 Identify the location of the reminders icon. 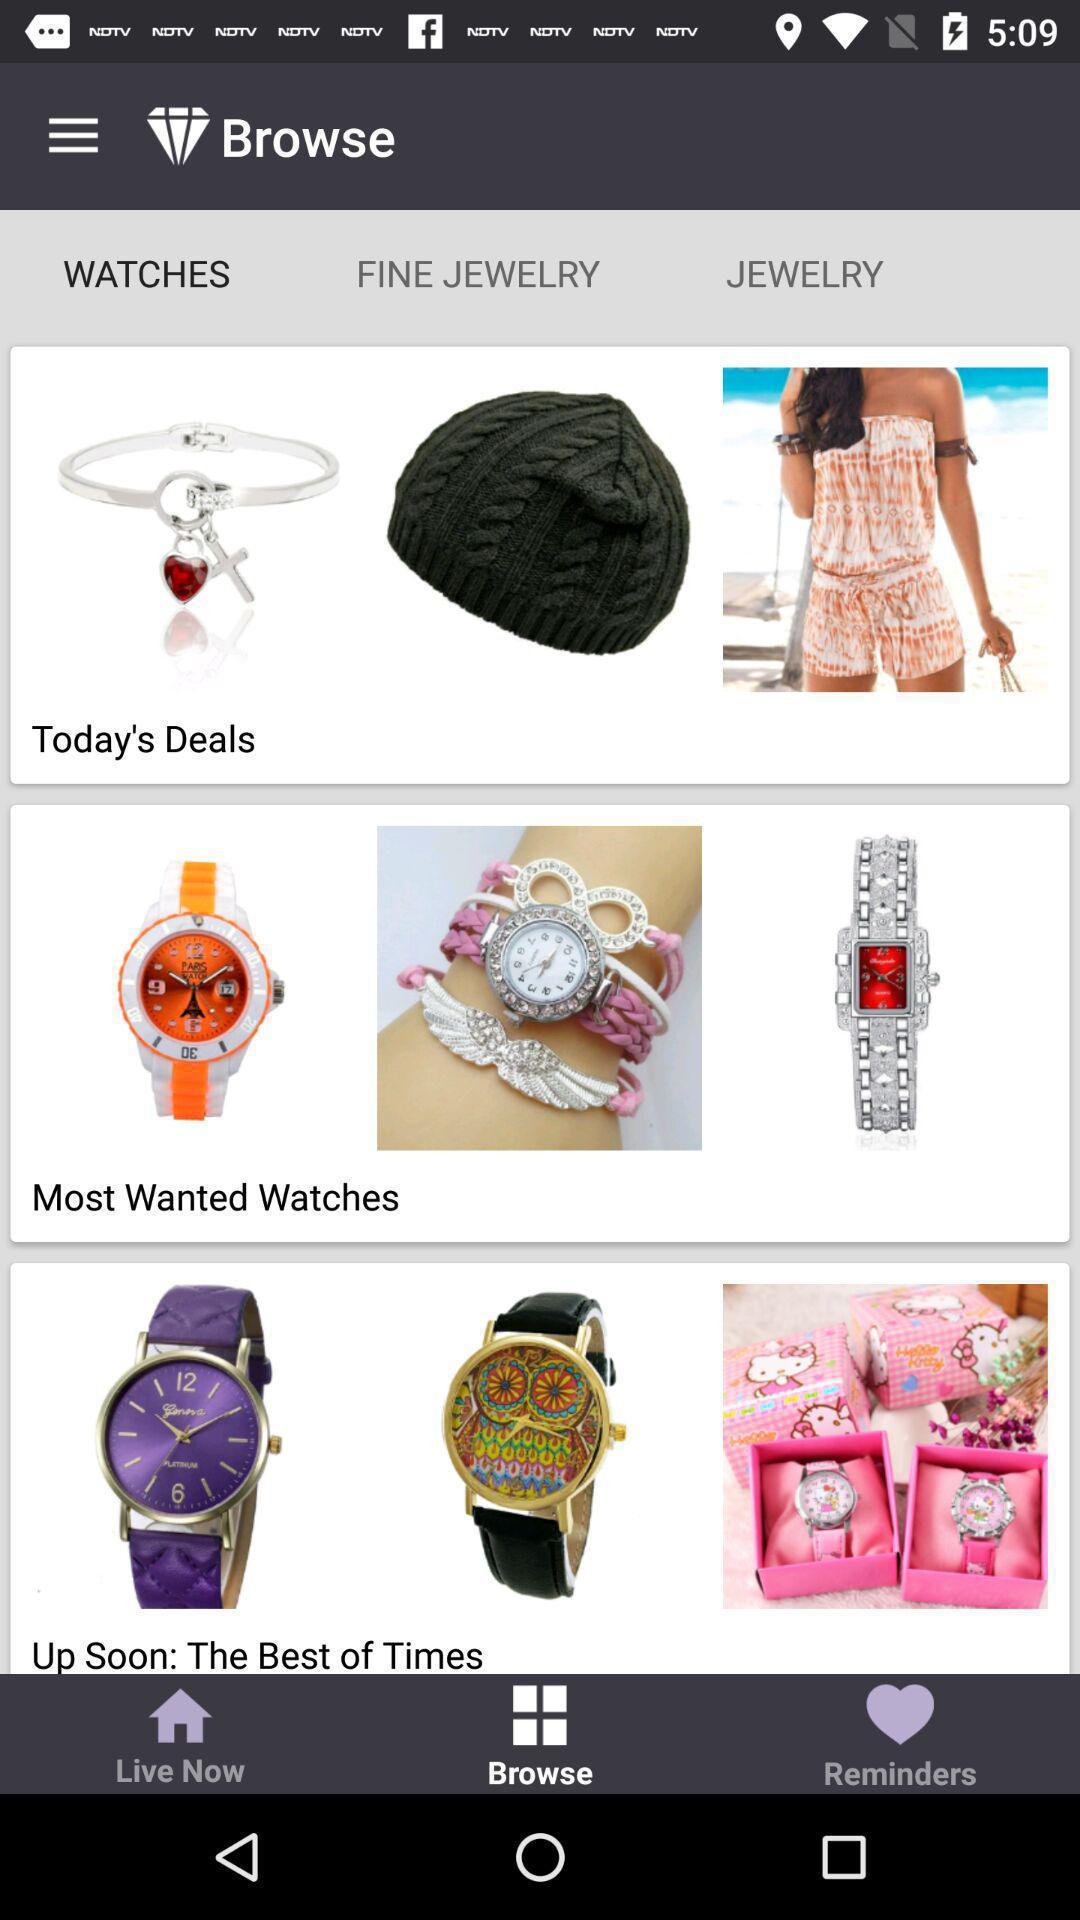
(898, 1738).